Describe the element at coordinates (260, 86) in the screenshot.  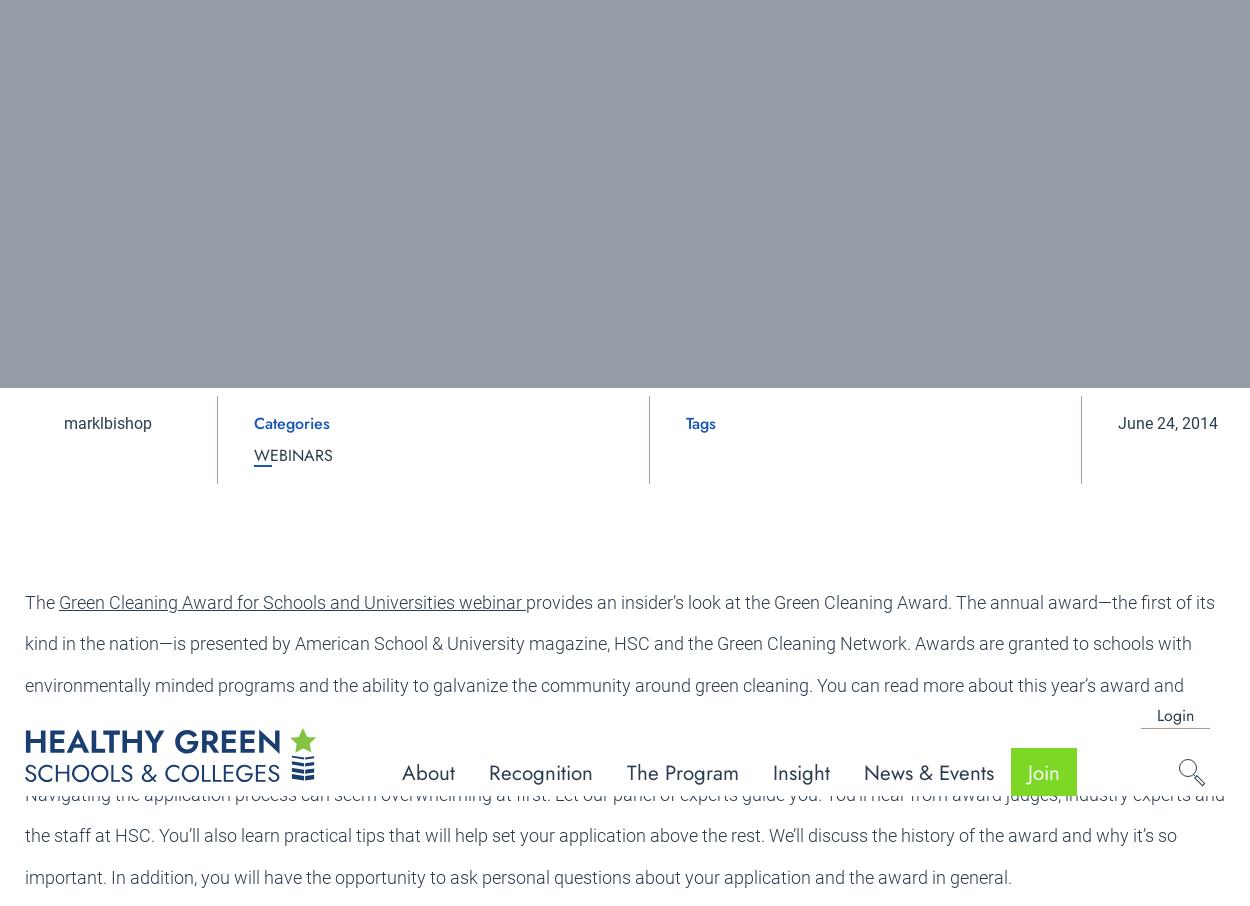
I see `'Newsletter'` at that location.